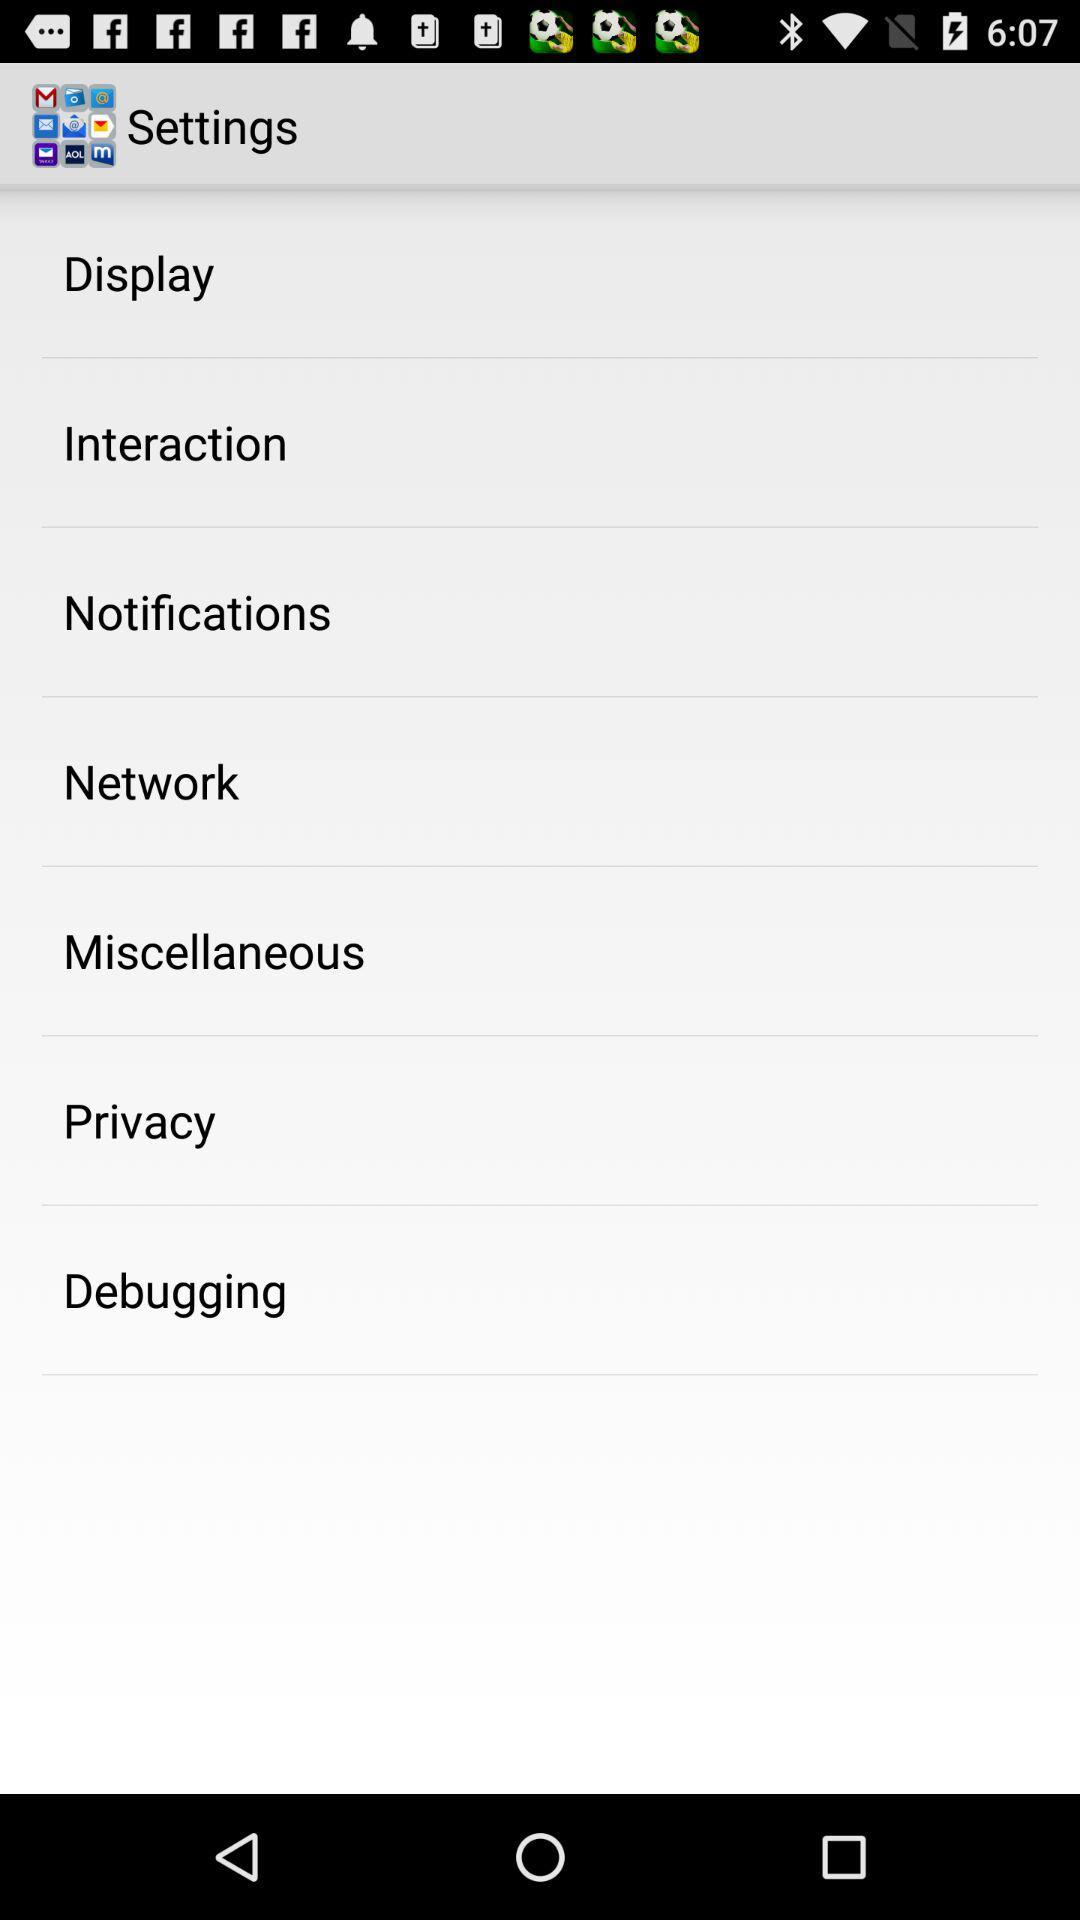 Image resolution: width=1080 pixels, height=1920 pixels. I want to click on the interaction, so click(174, 441).